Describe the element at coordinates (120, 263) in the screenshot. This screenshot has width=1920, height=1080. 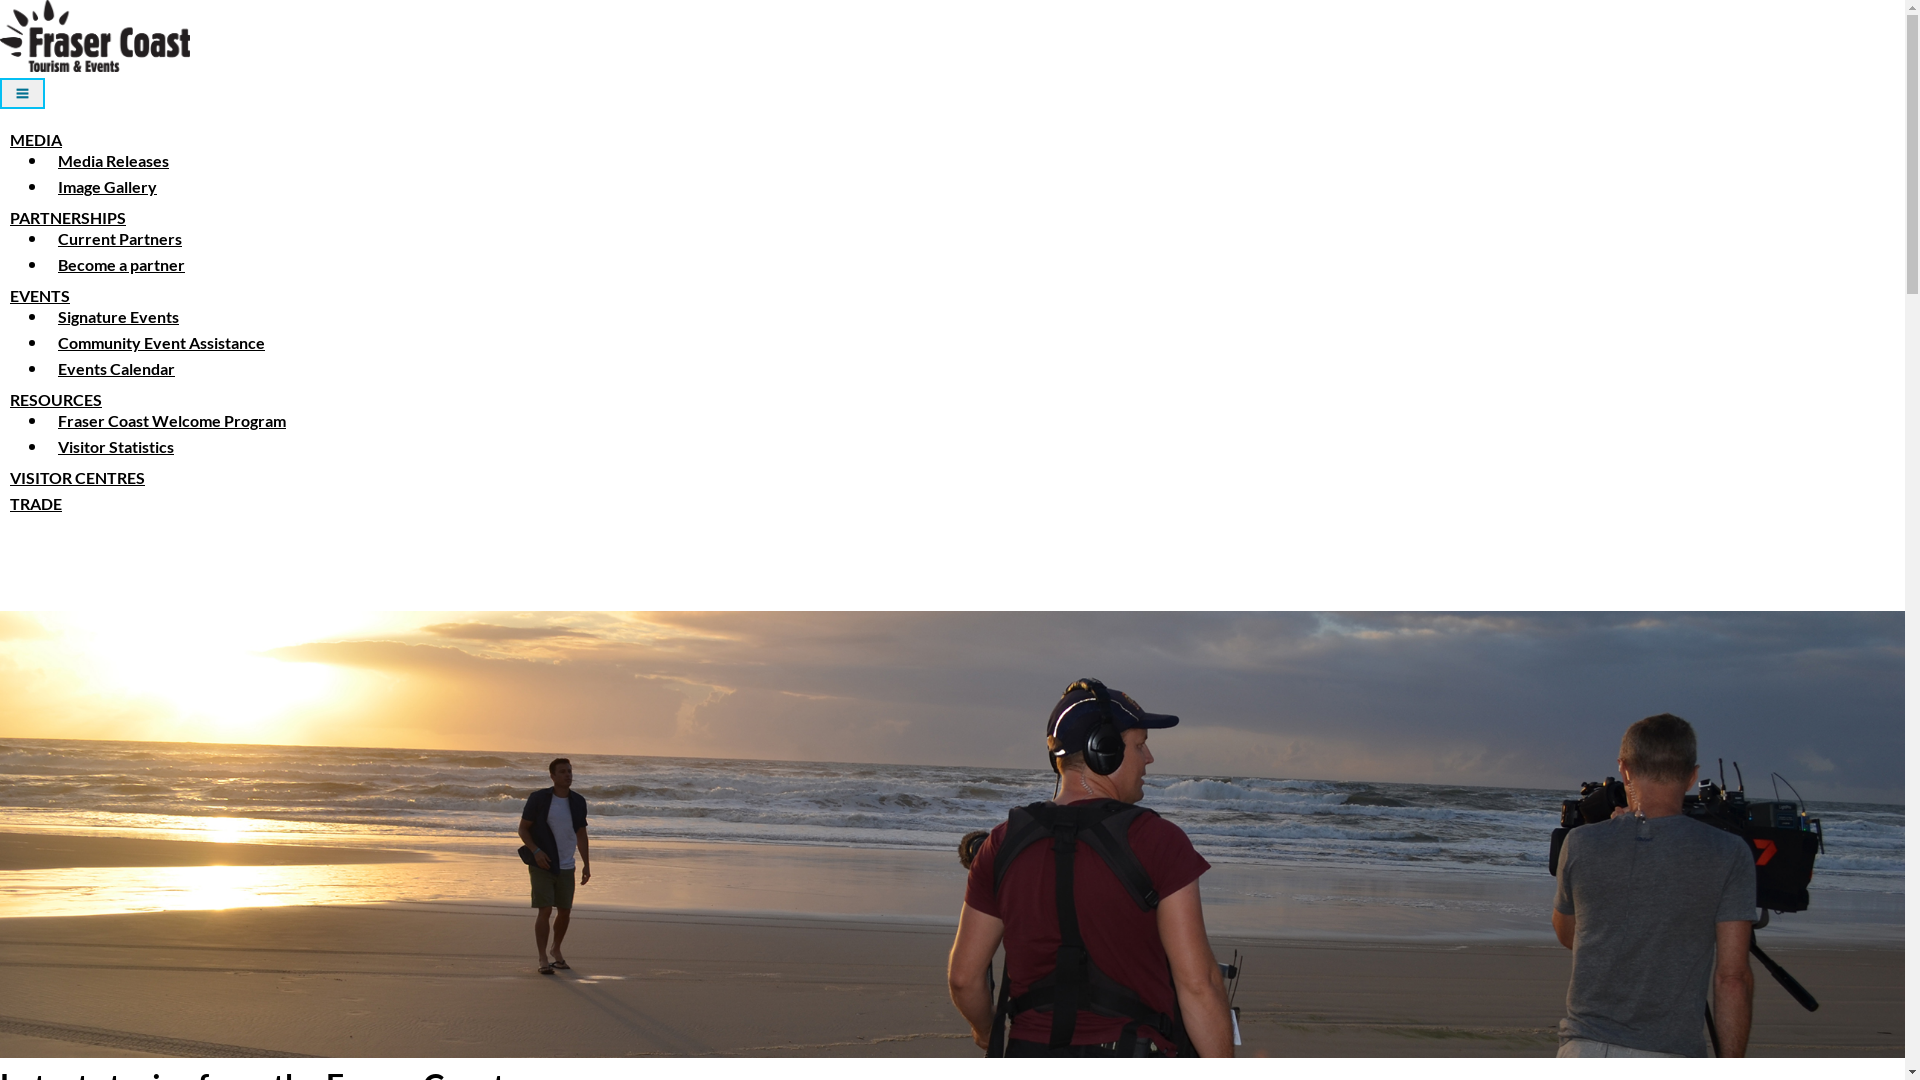
I see `'Become a partner'` at that location.